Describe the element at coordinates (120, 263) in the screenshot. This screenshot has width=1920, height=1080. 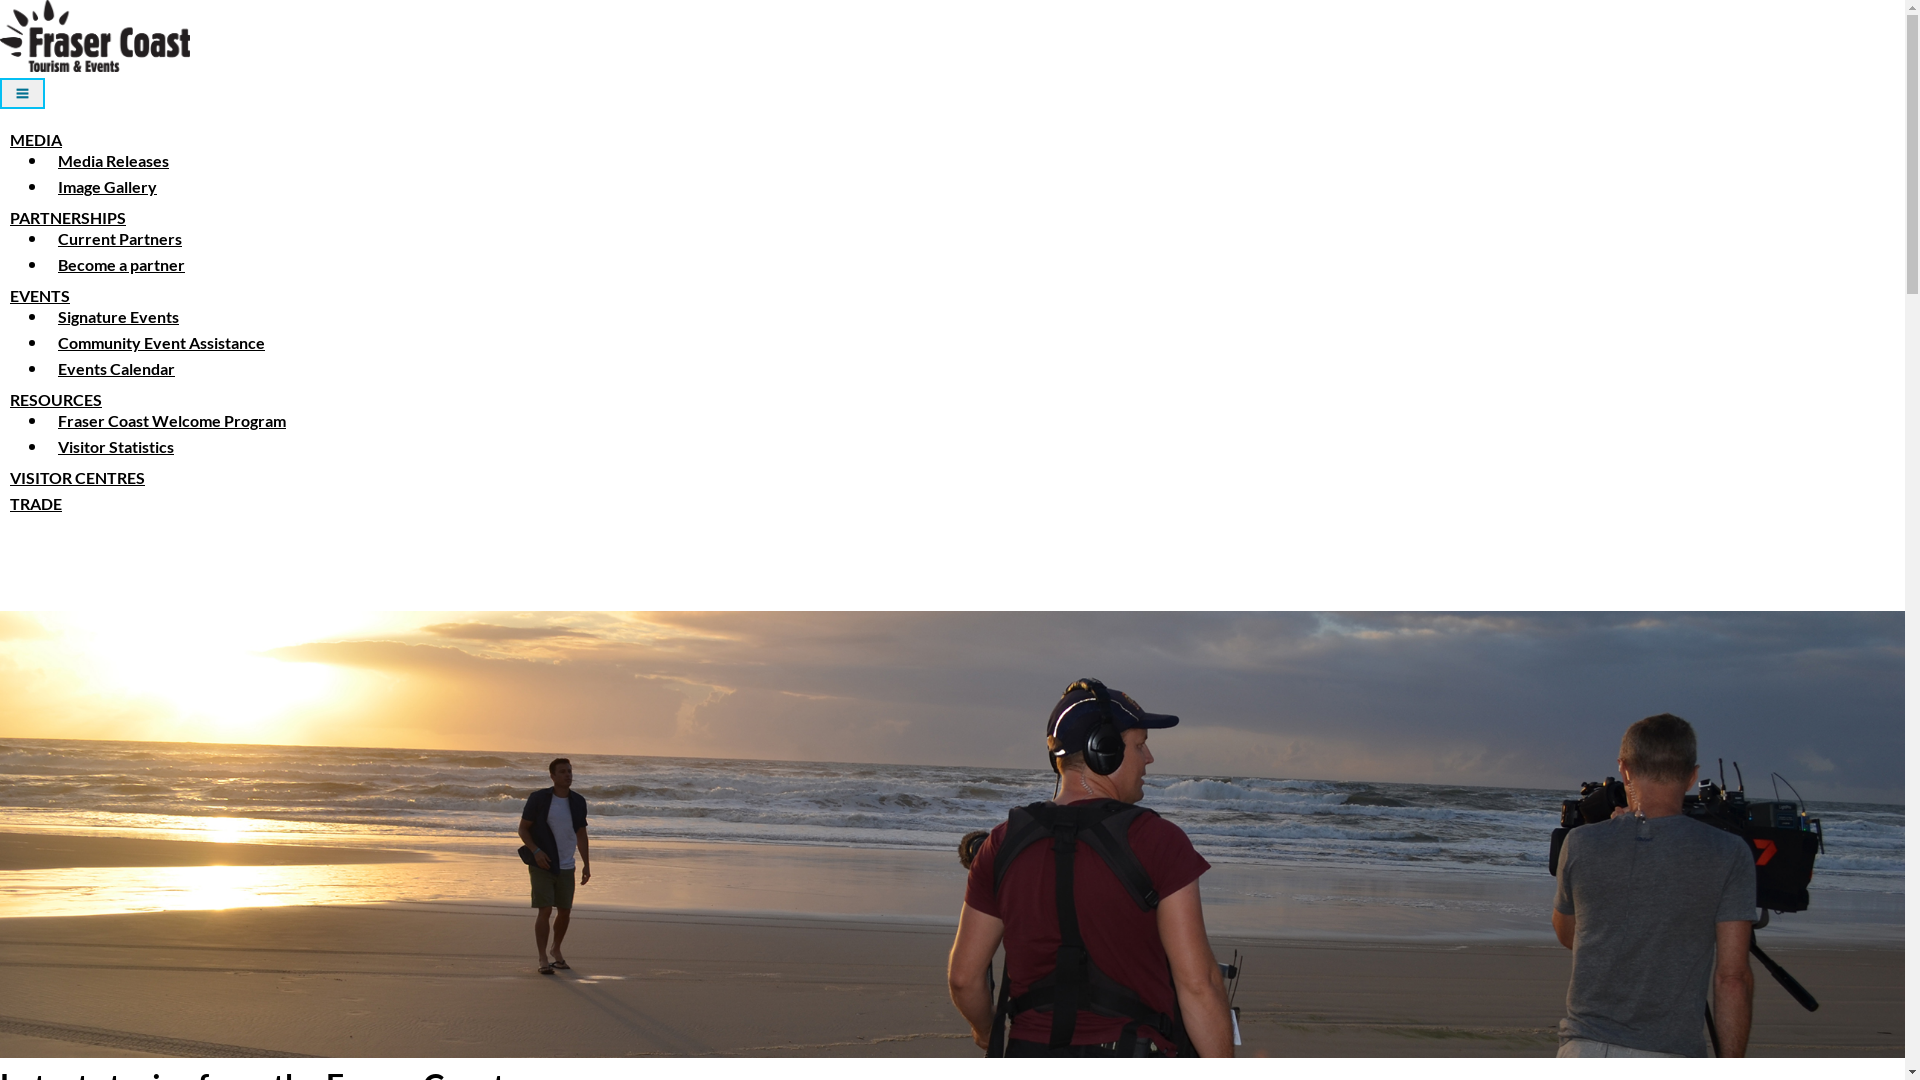
I see `'Become a partner'` at that location.